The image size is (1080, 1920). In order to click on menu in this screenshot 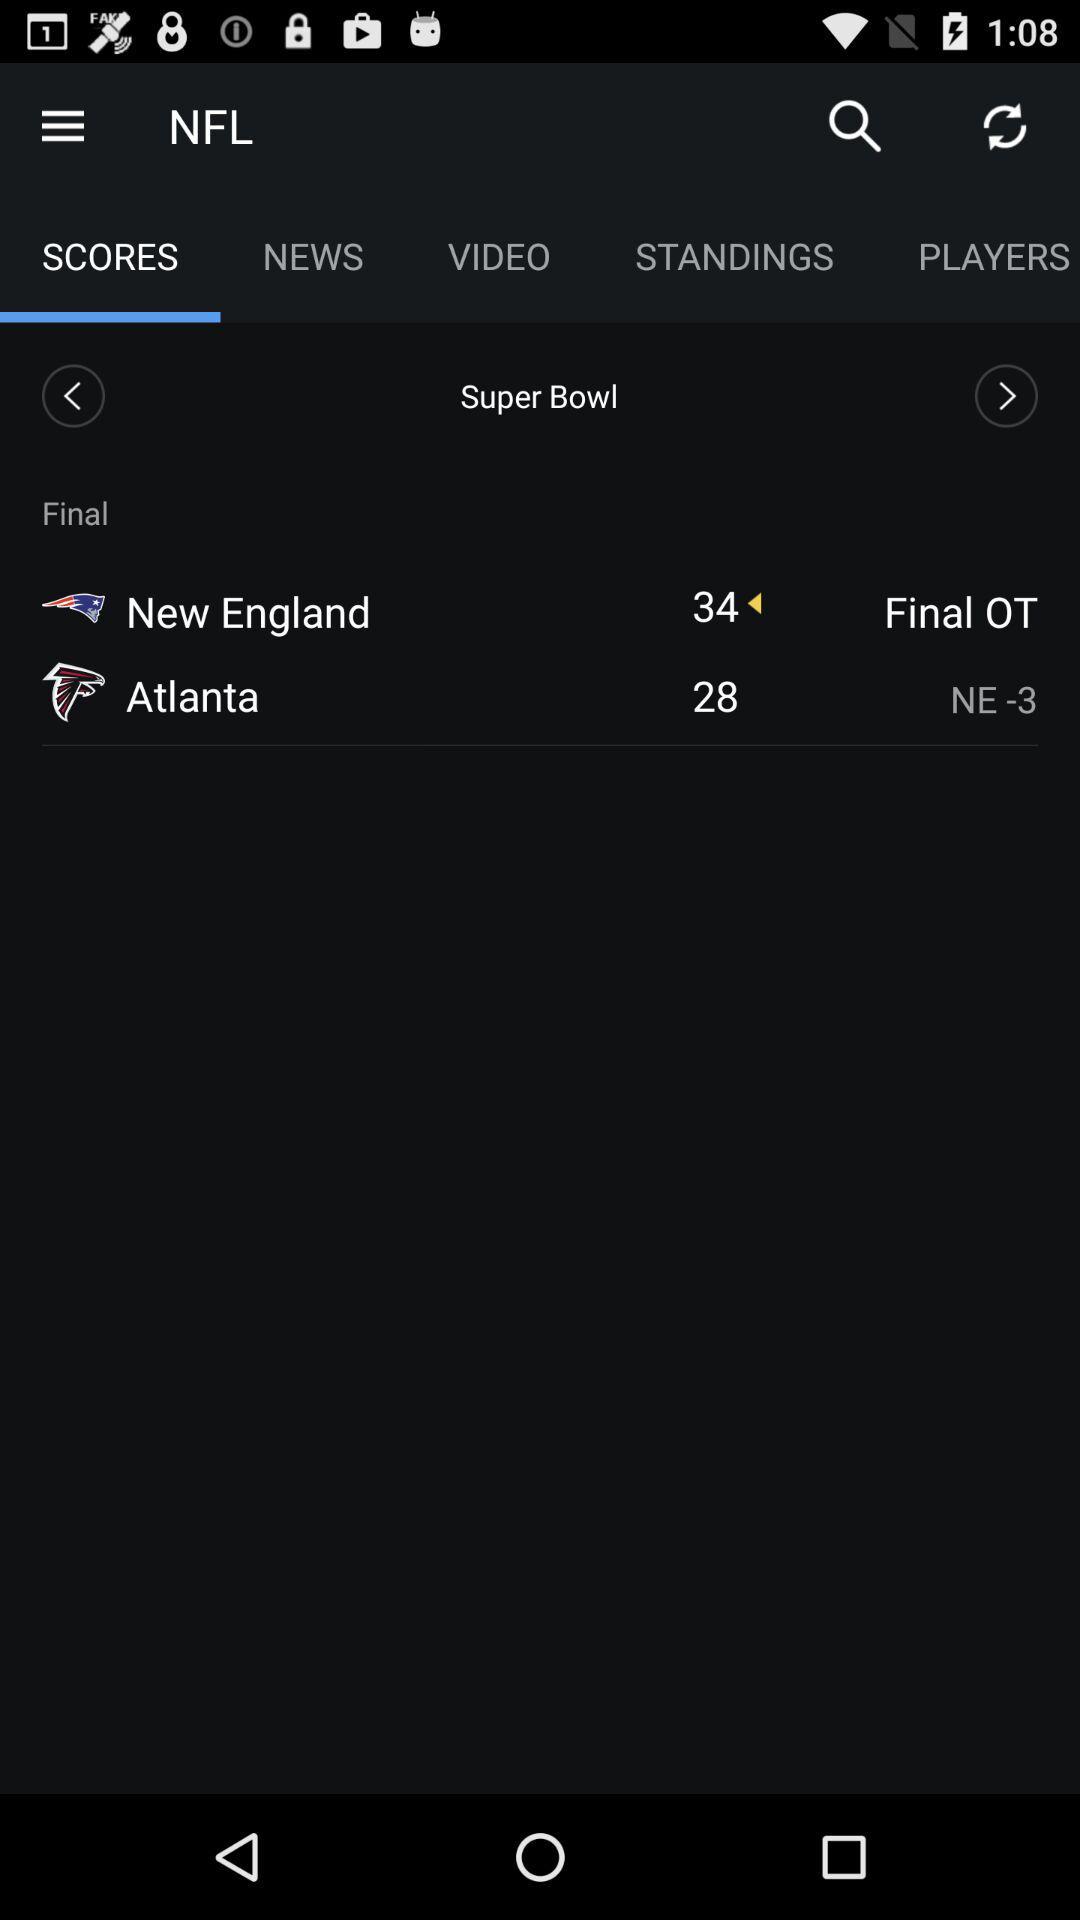, I will do `click(61, 124)`.